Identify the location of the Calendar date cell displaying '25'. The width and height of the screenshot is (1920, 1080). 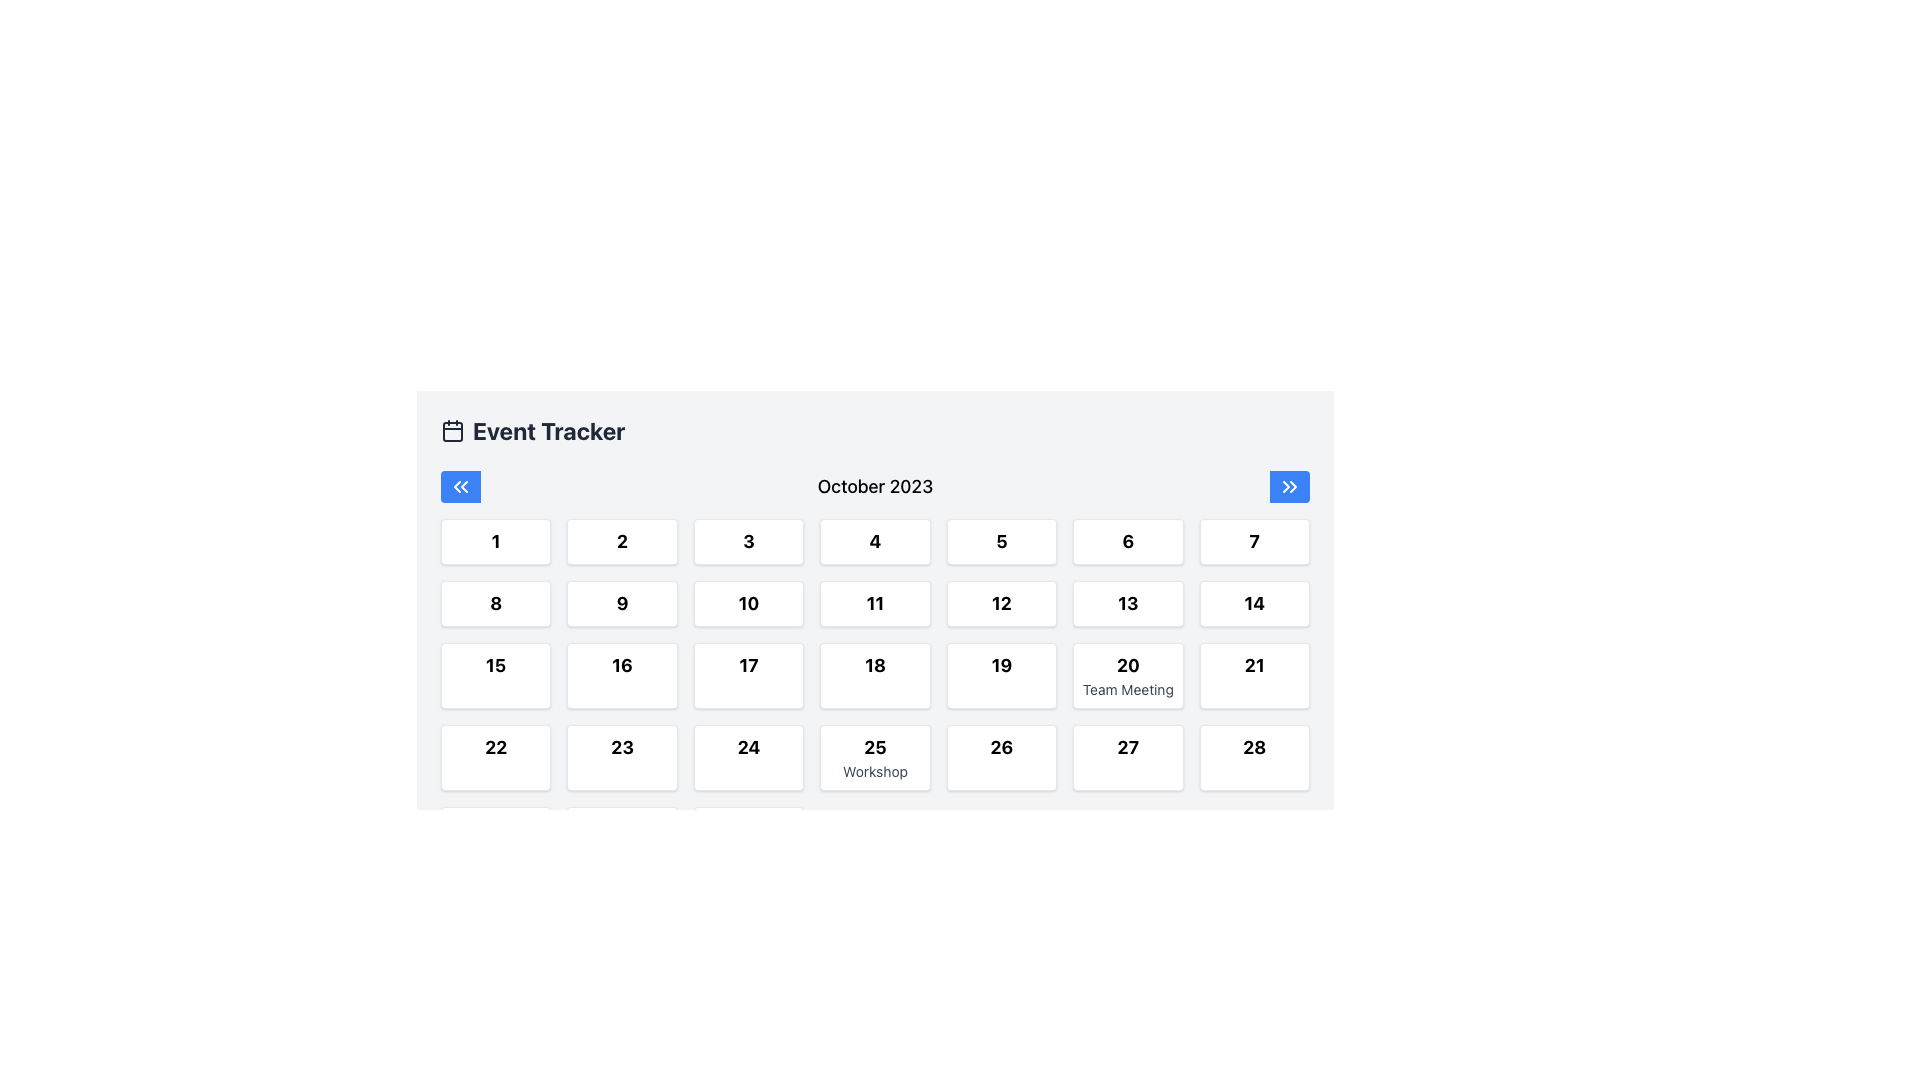
(875, 758).